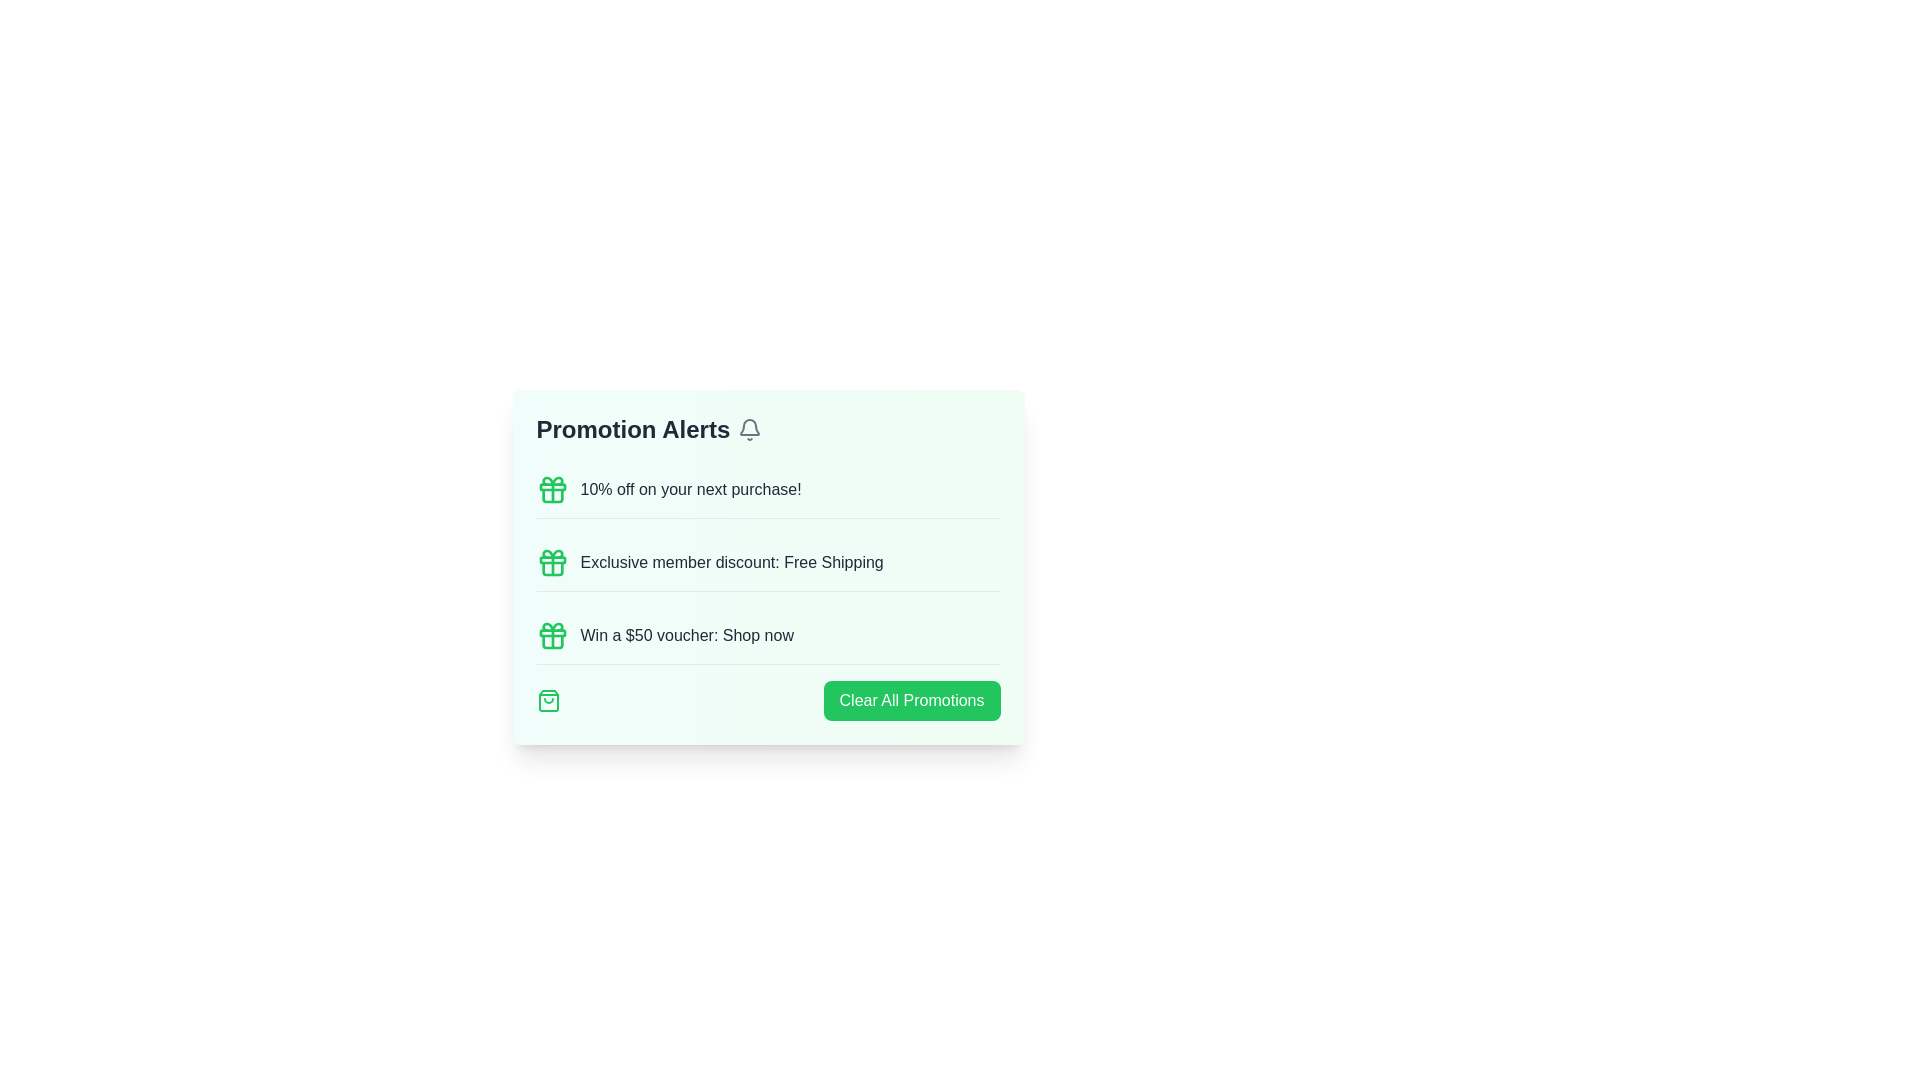  What do you see at coordinates (767, 567) in the screenshot?
I see `the Text block with an icon list that presents promotional information about discounts, specifically the second item showcasing 'Exclusive member discount: Free Shipping' in the 'Promotion Alerts' section` at bounding box center [767, 567].